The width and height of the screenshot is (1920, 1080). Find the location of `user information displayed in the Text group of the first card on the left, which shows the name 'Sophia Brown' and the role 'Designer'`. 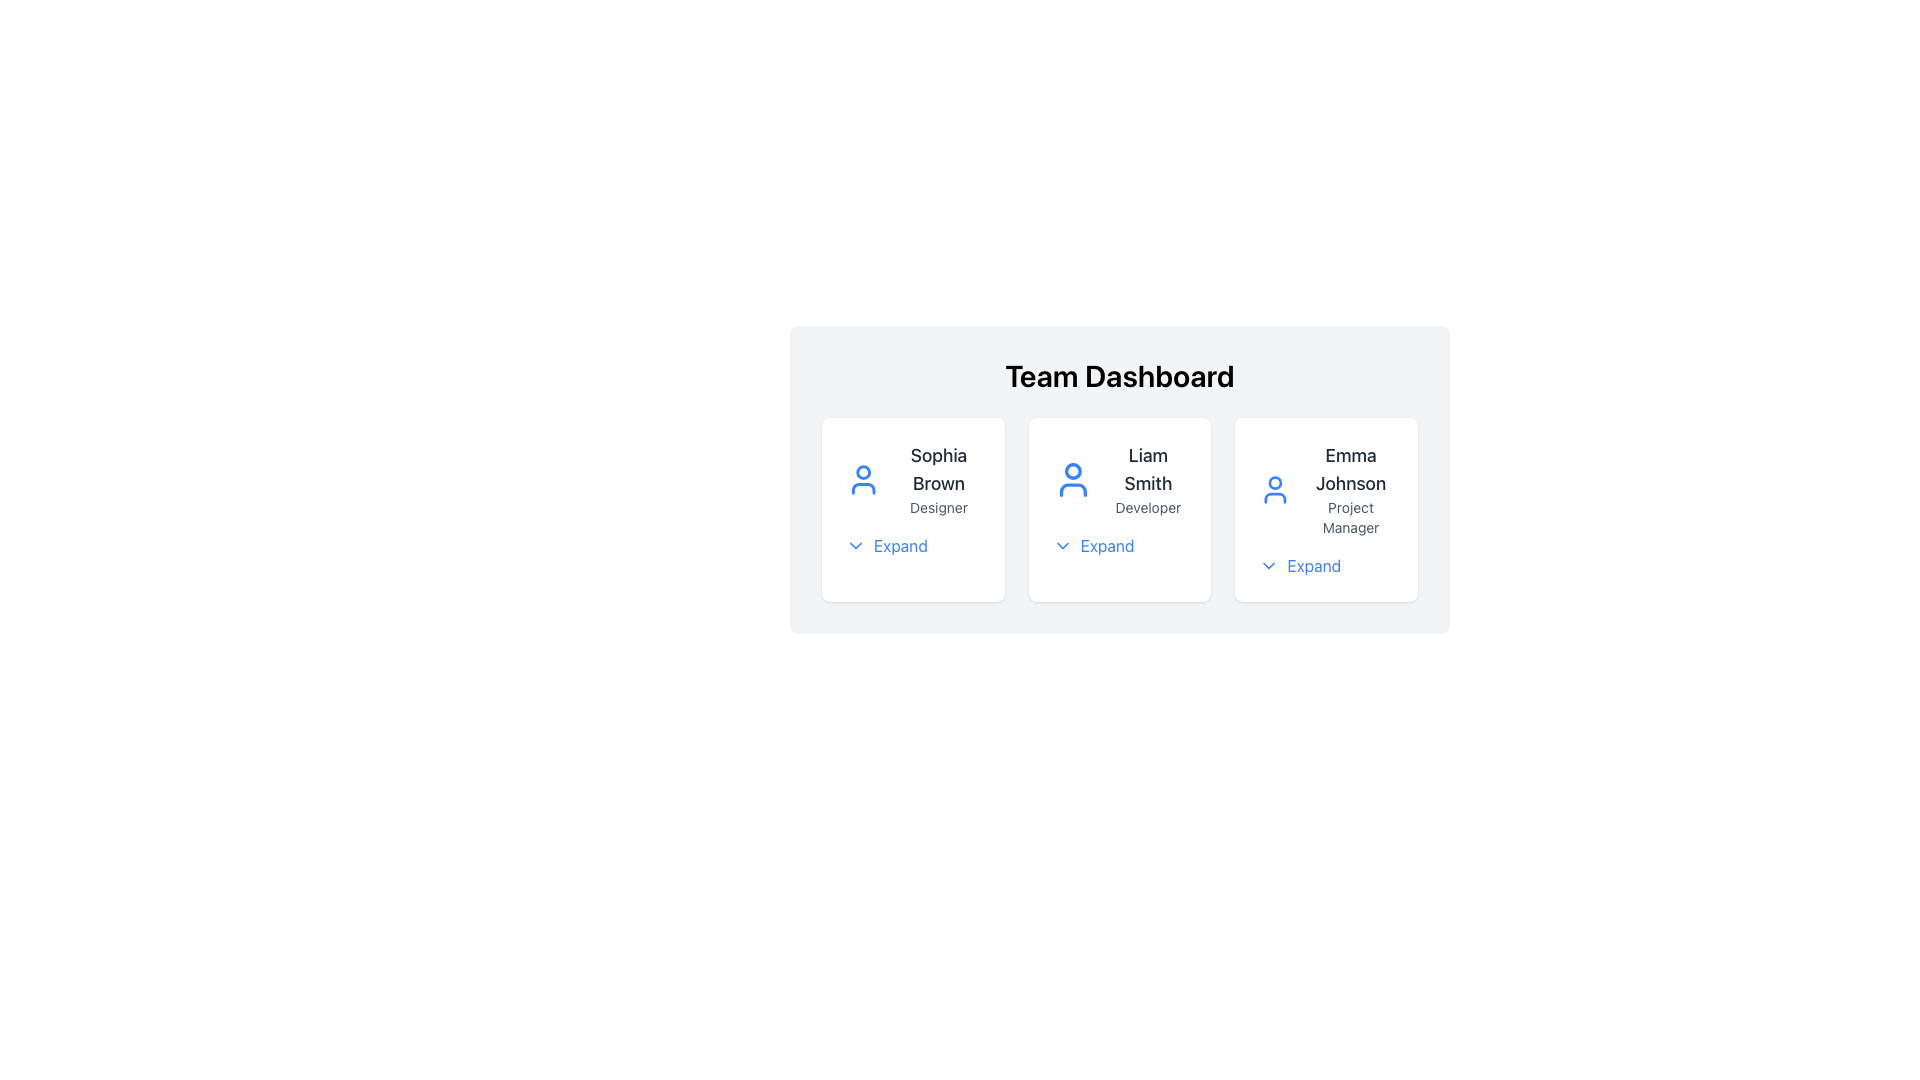

user information displayed in the Text group of the first card on the left, which shows the name 'Sophia Brown' and the role 'Designer' is located at coordinates (938, 479).